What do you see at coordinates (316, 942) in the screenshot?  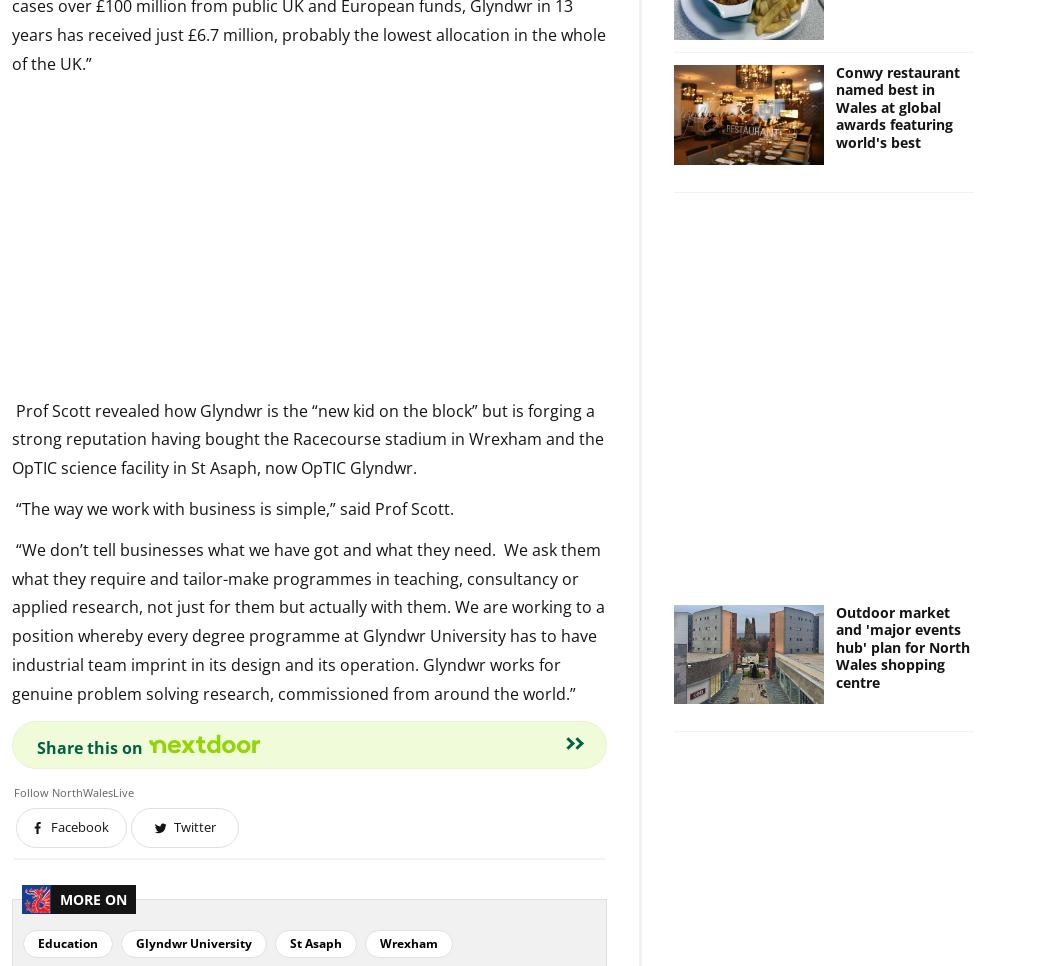 I see `'St Asaph'` at bounding box center [316, 942].